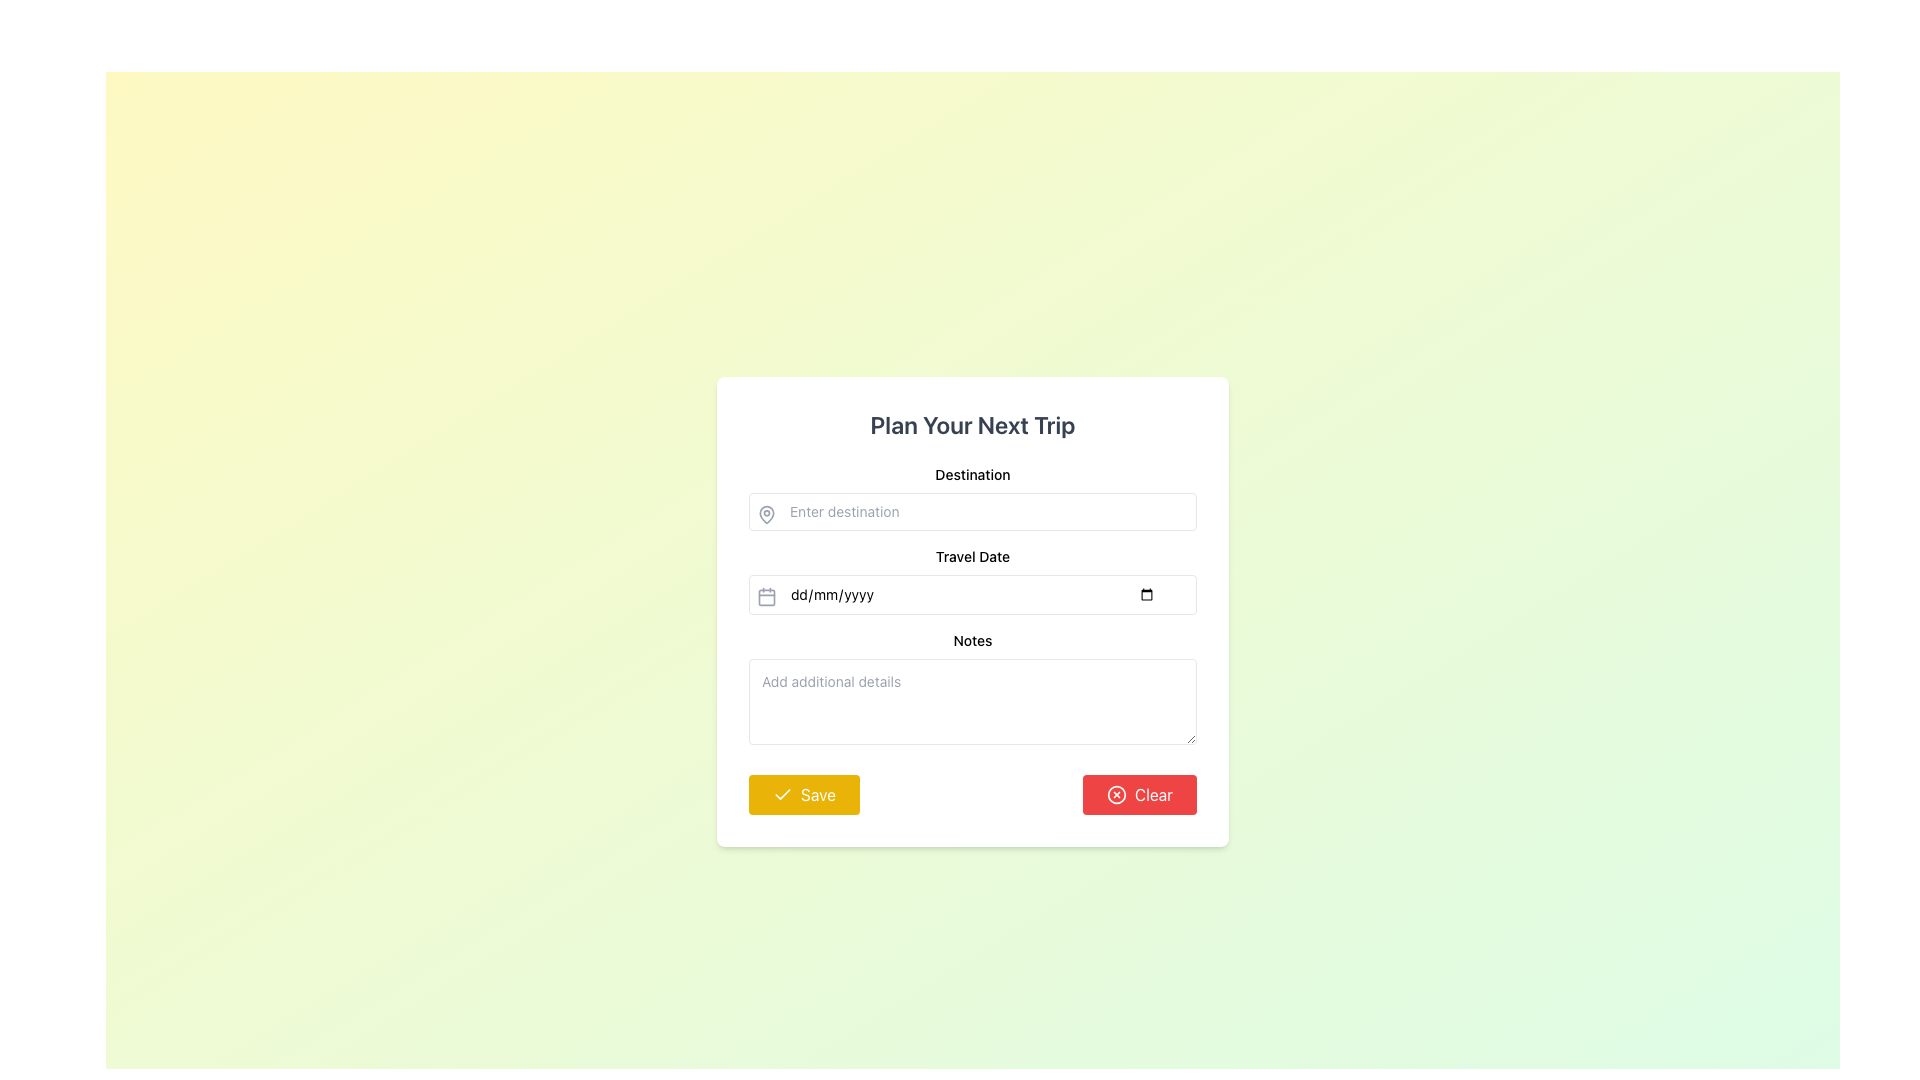 The image size is (1920, 1080). What do you see at coordinates (1140, 793) in the screenshot?
I see `the 'Clear' button located at the bottom-right corner of the form interface to clear the form` at bounding box center [1140, 793].